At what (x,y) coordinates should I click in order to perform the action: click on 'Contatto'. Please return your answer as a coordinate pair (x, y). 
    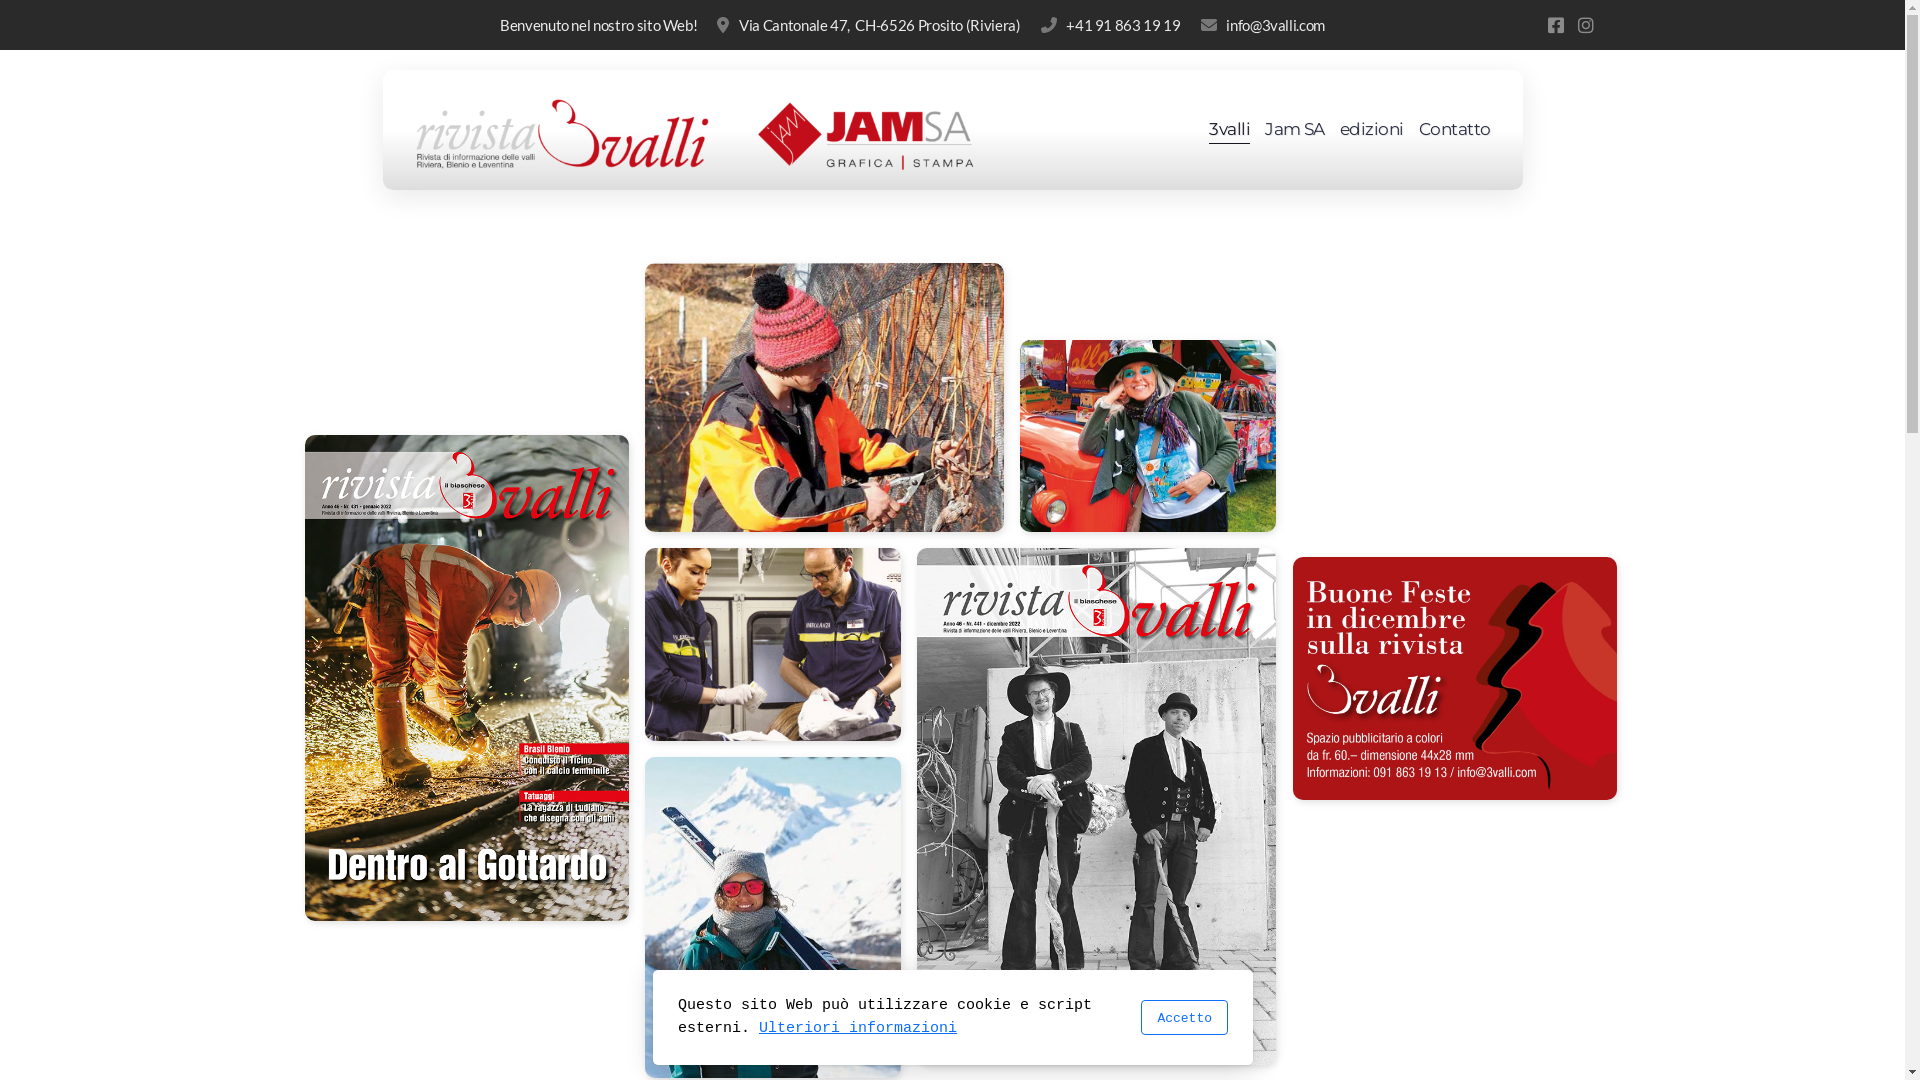
    Looking at the image, I should click on (1454, 130).